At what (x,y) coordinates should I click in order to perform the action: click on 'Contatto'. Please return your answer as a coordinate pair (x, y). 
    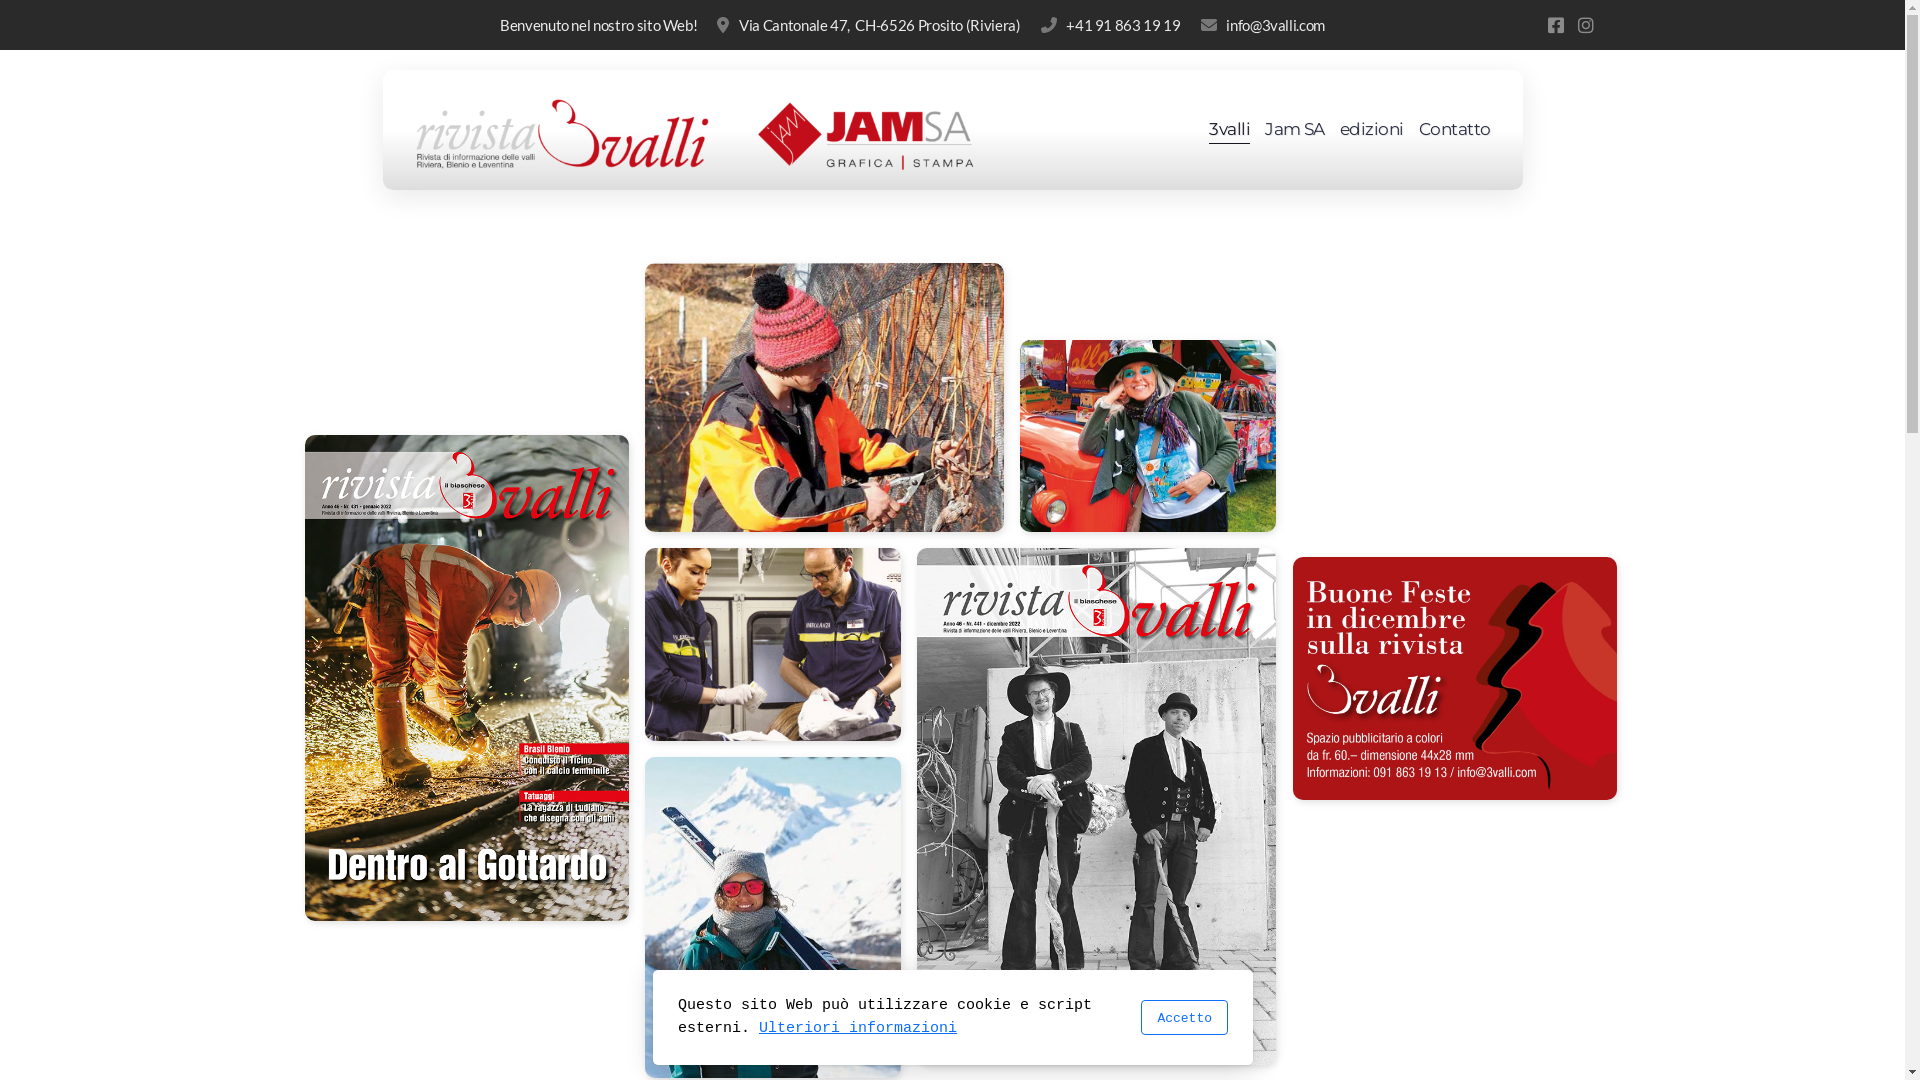
    Looking at the image, I should click on (1454, 130).